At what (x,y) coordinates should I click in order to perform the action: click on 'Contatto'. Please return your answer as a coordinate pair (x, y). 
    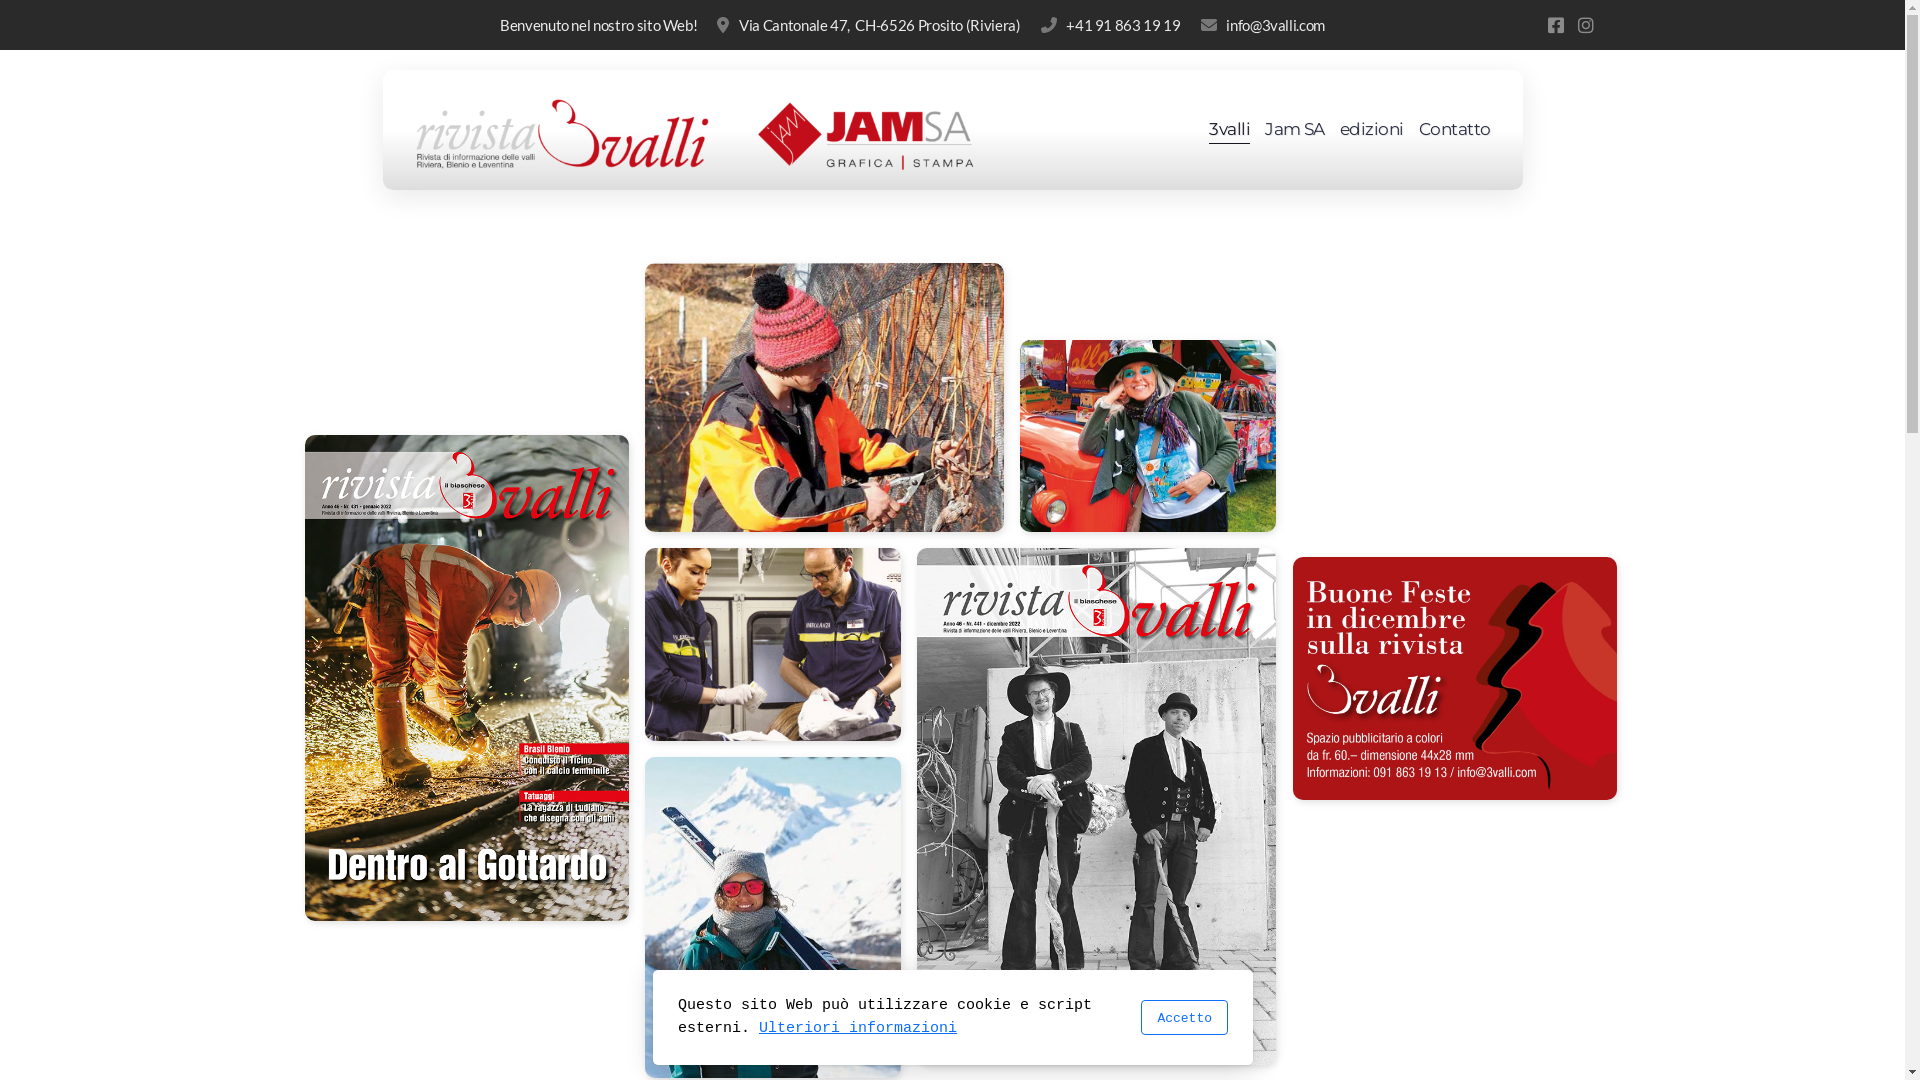
    Looking at the image, I should click on (1454, 130).